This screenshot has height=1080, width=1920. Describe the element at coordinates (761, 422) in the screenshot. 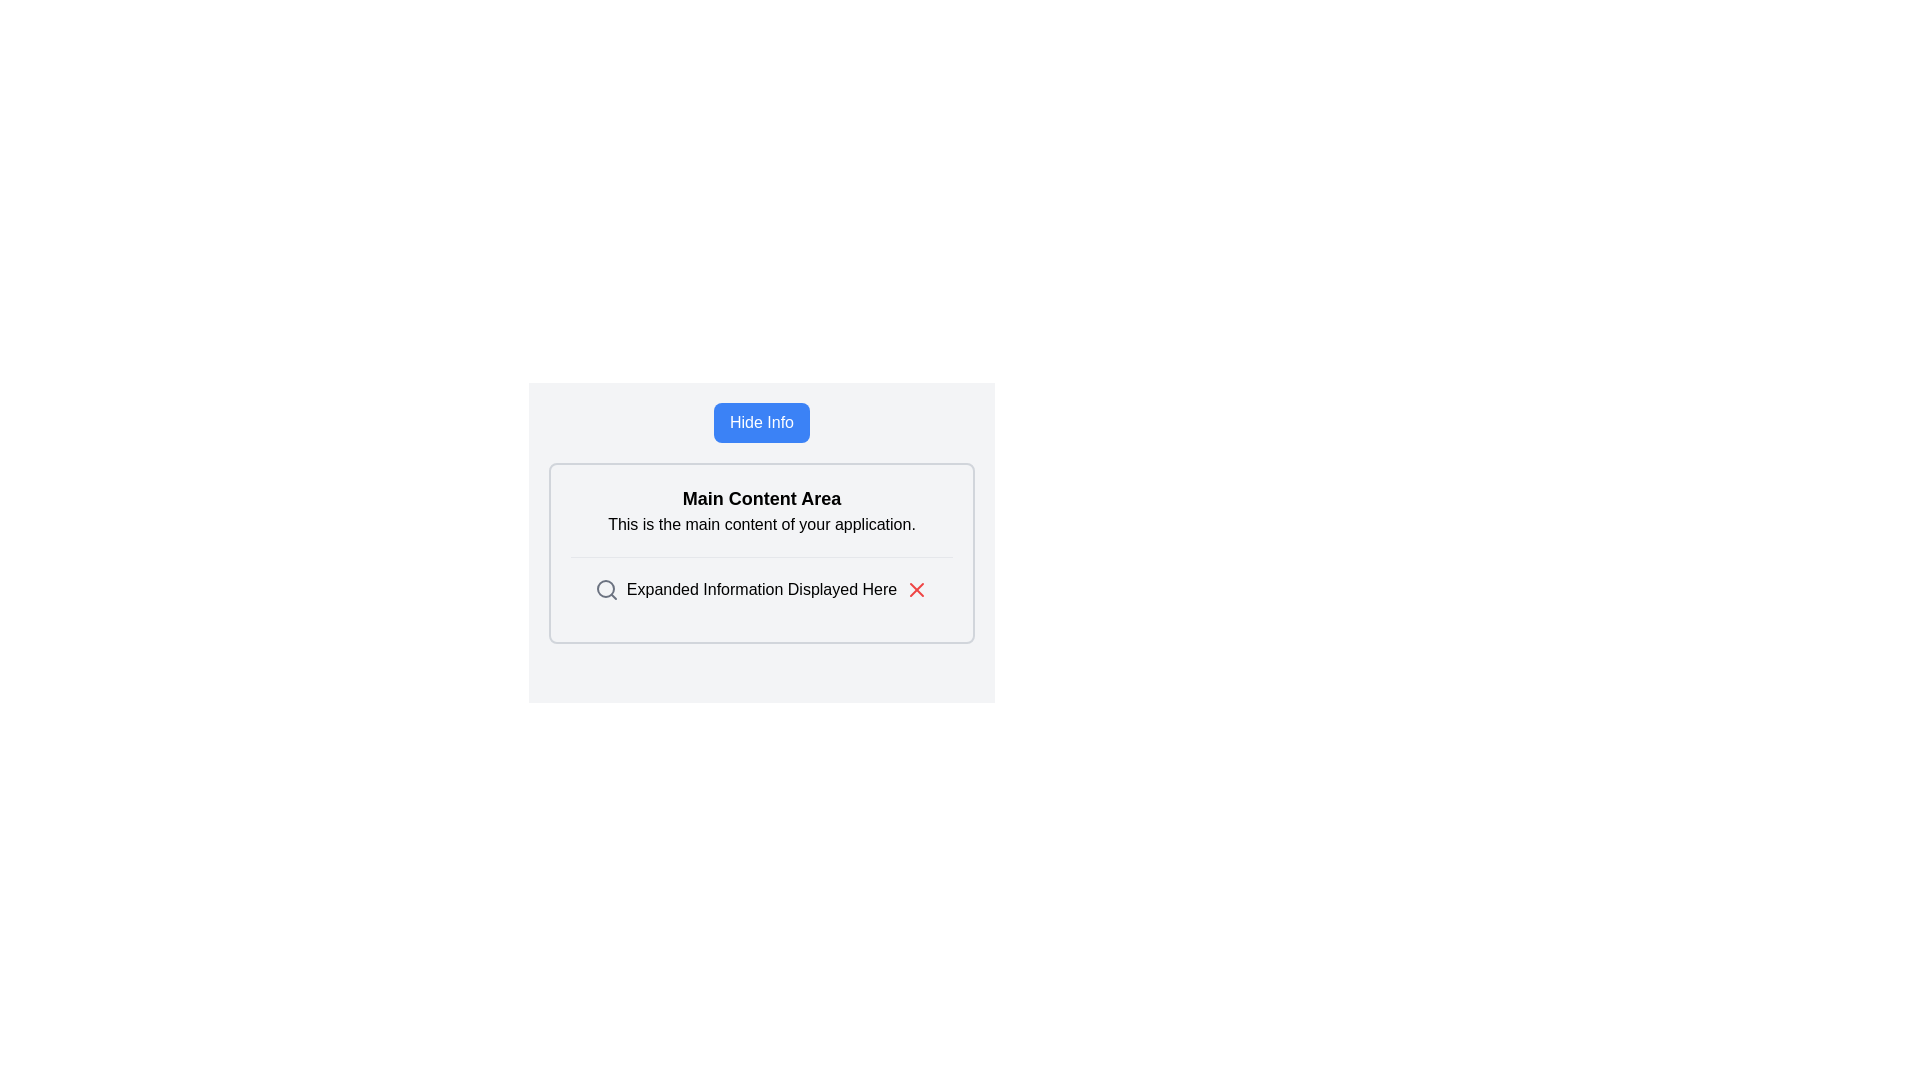

I see `the 'Hide Info' button, which has a blue background and white text, located above the 'Main Content Area'` at that location.